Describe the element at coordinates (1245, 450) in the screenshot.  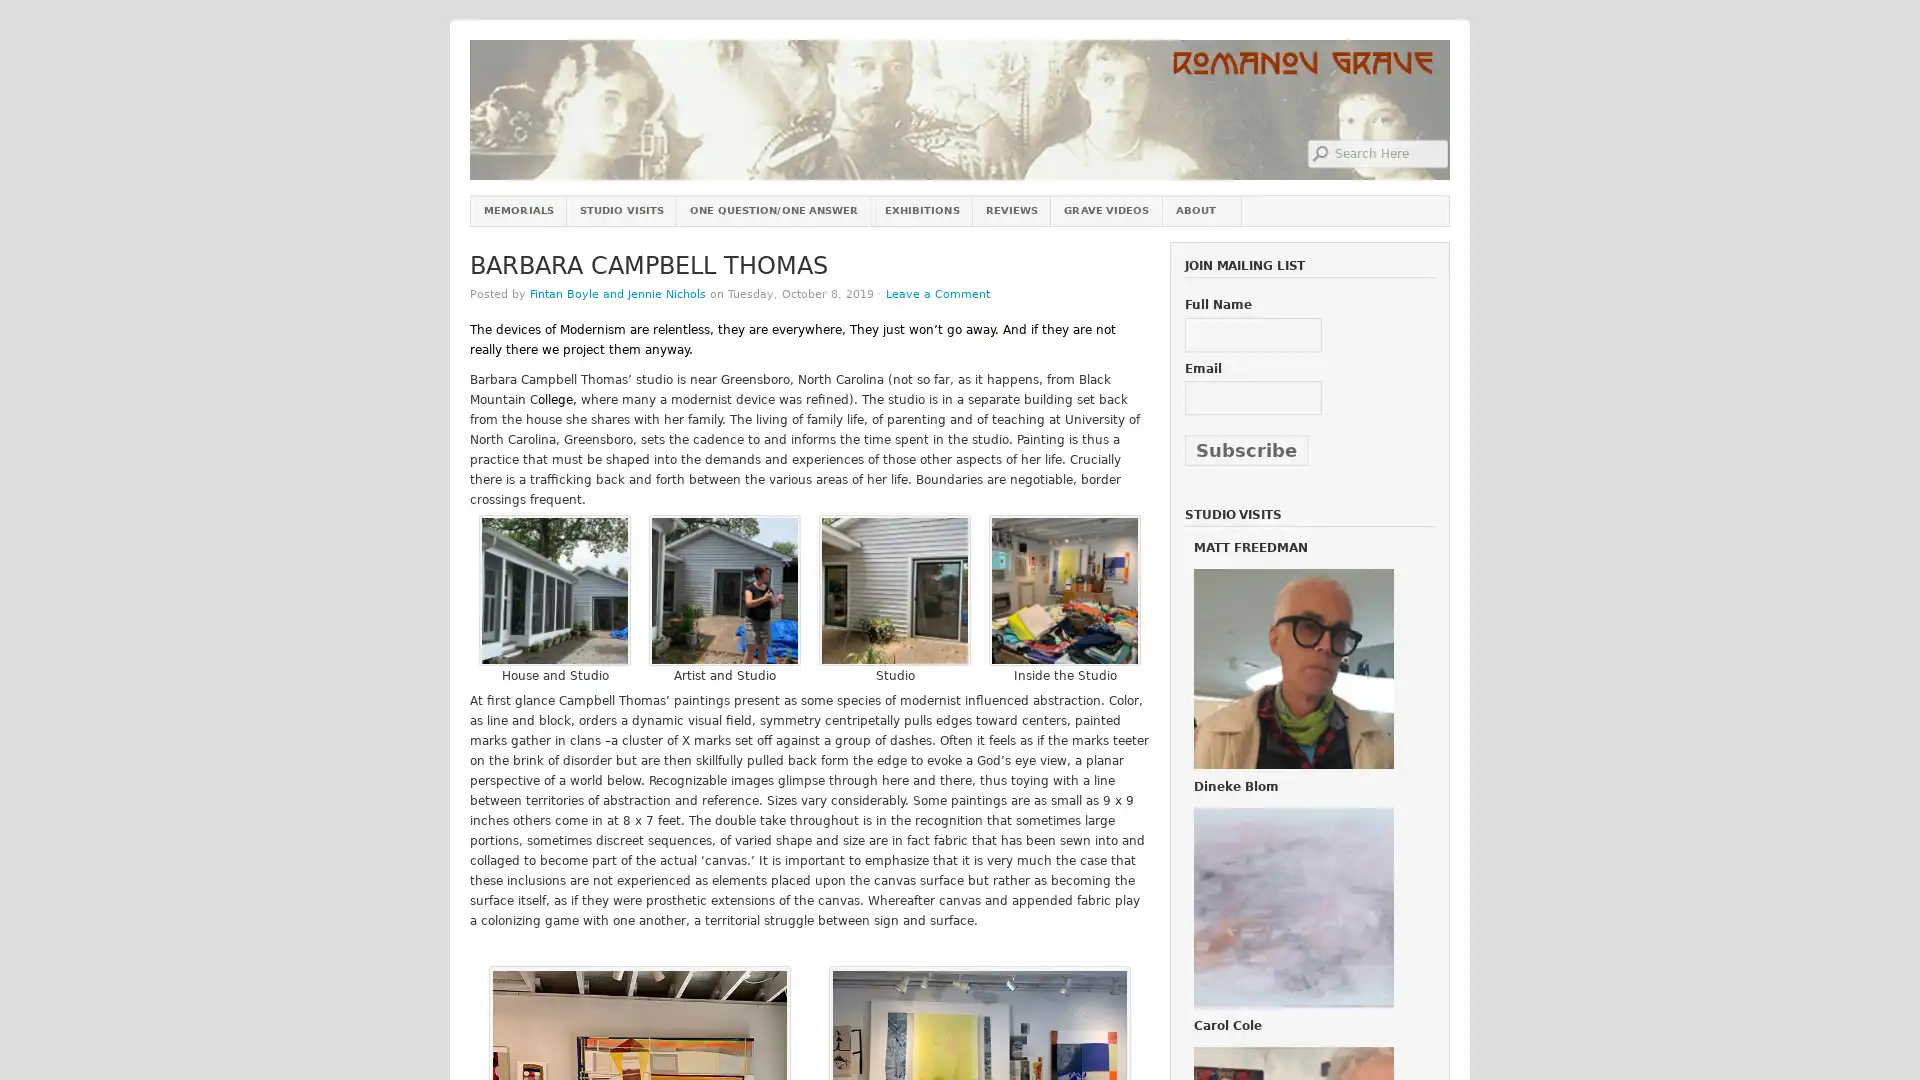
I see `Subscribe` at that location.